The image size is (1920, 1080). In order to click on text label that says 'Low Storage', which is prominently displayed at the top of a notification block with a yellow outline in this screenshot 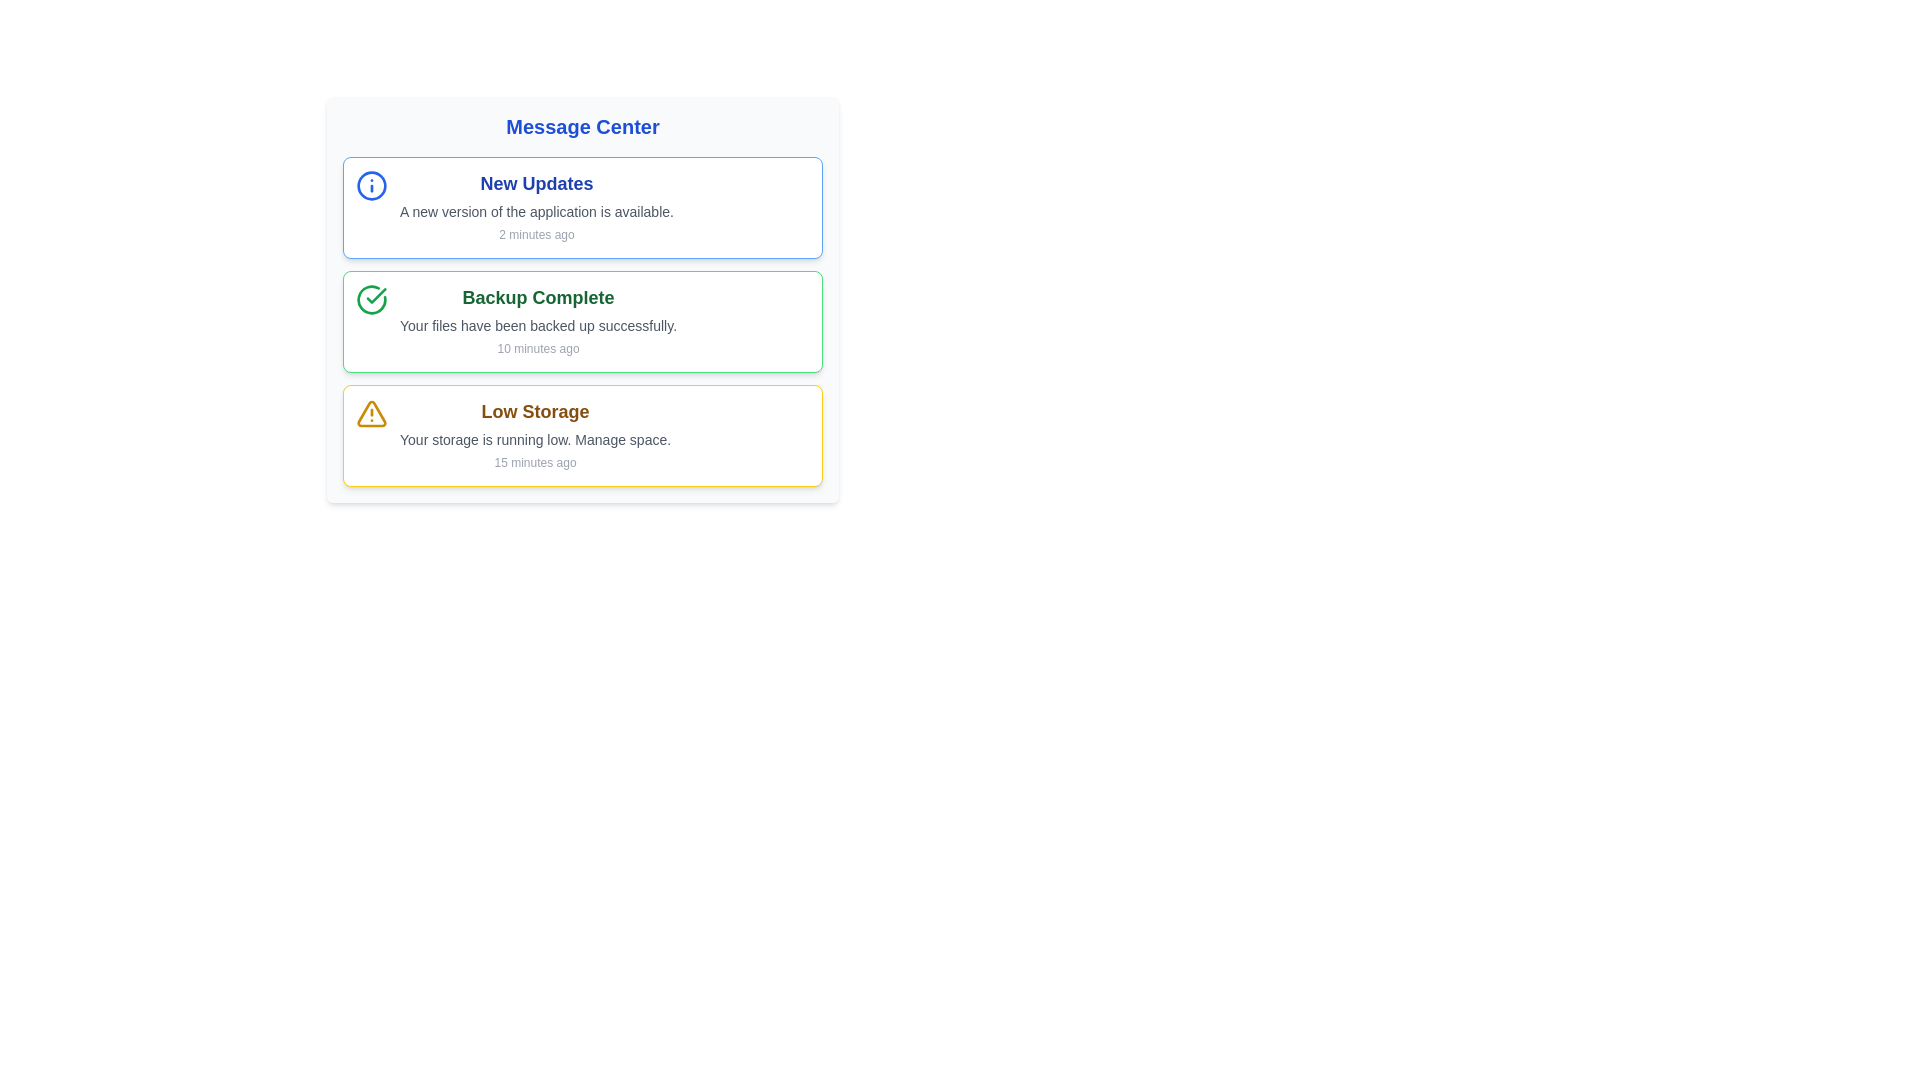, I will do `click(535, 411)`.